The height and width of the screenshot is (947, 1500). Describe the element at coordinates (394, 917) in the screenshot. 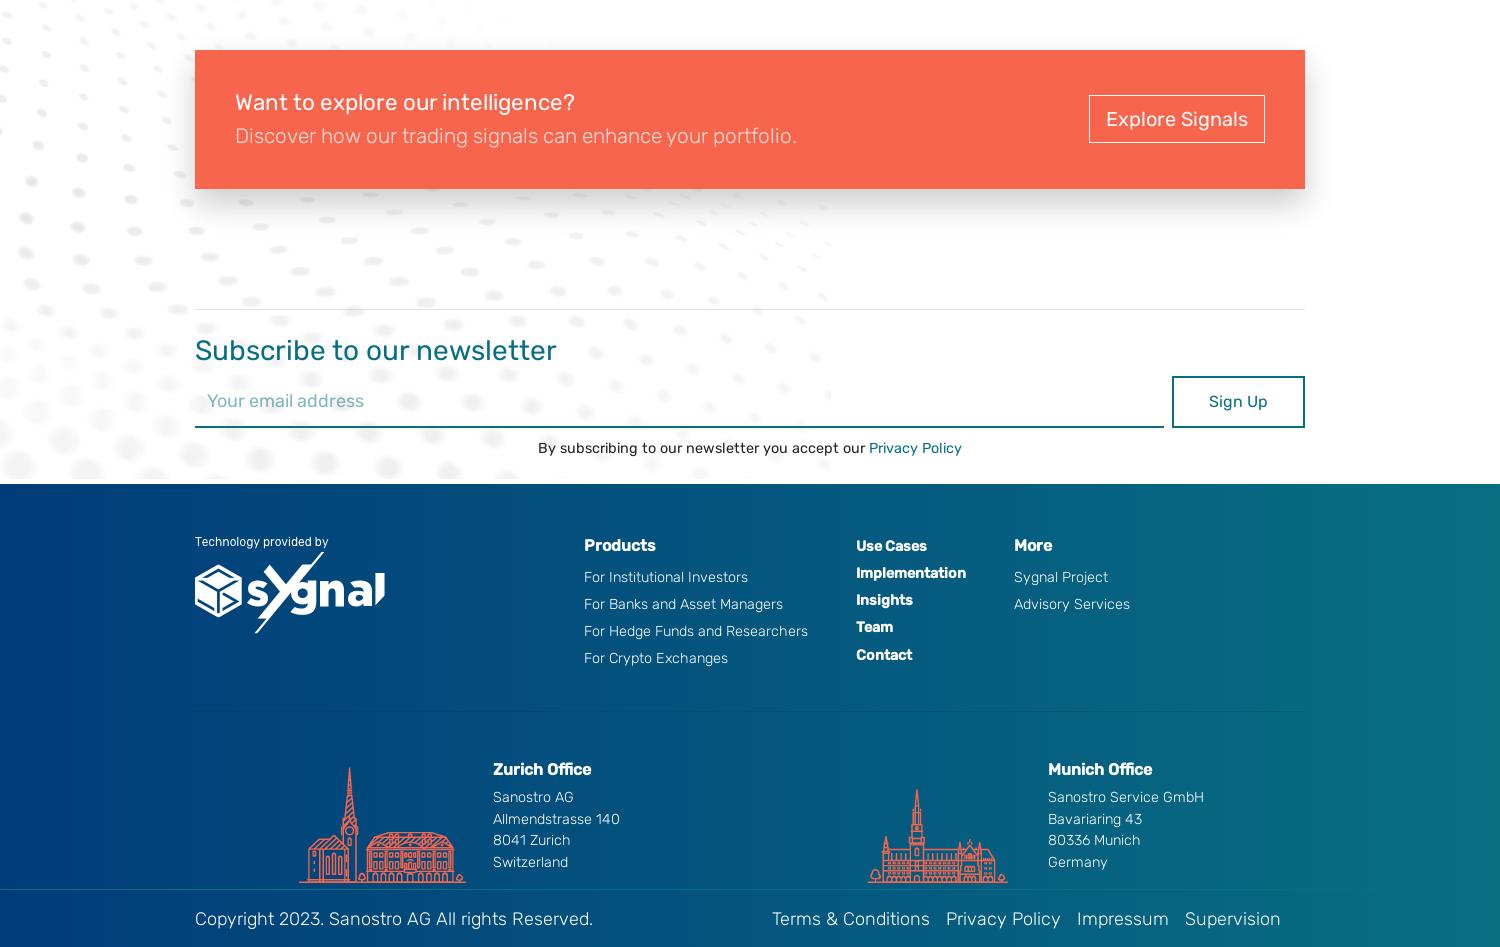

I see `'Copyright 2023. Sanostro AG All rights Reserved.'` at that location.